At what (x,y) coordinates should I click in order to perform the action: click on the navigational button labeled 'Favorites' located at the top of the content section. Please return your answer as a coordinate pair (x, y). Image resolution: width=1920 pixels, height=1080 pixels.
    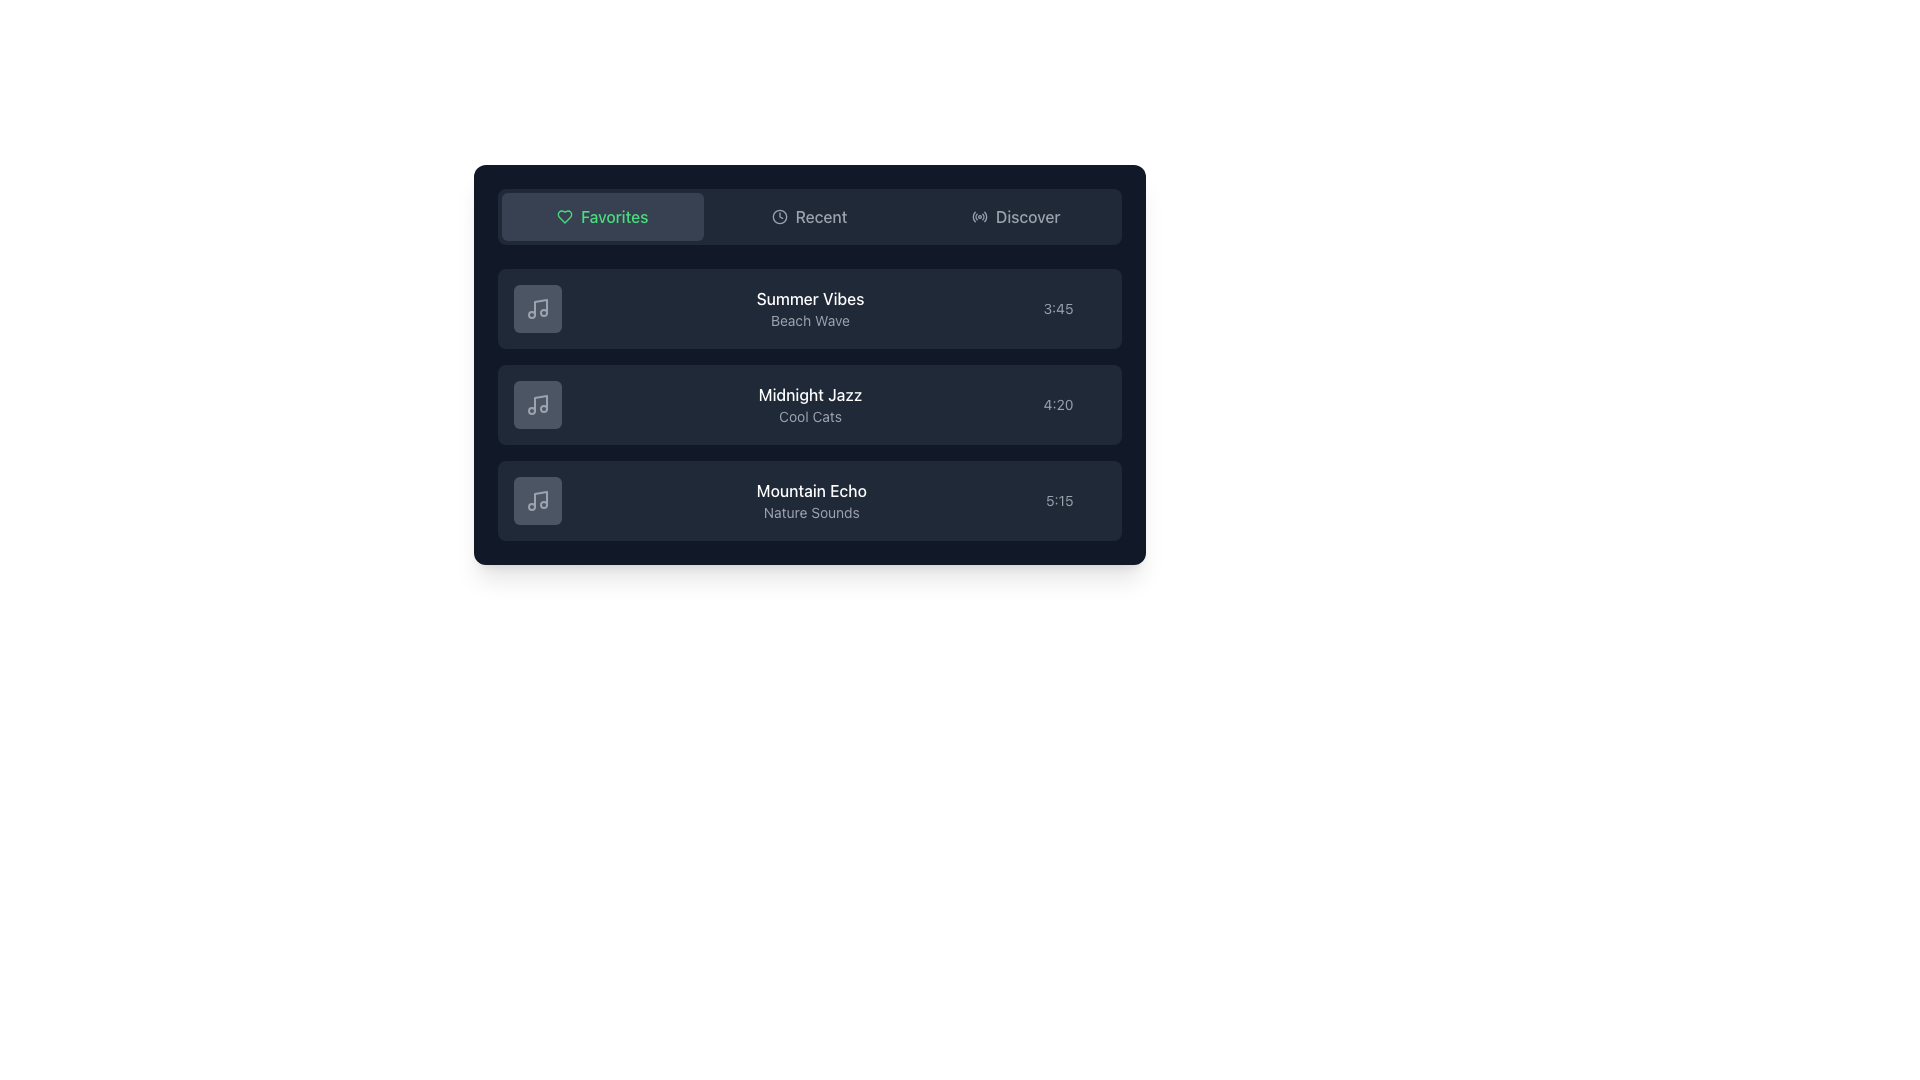
    Looking at the image, I should click on (601, 216).